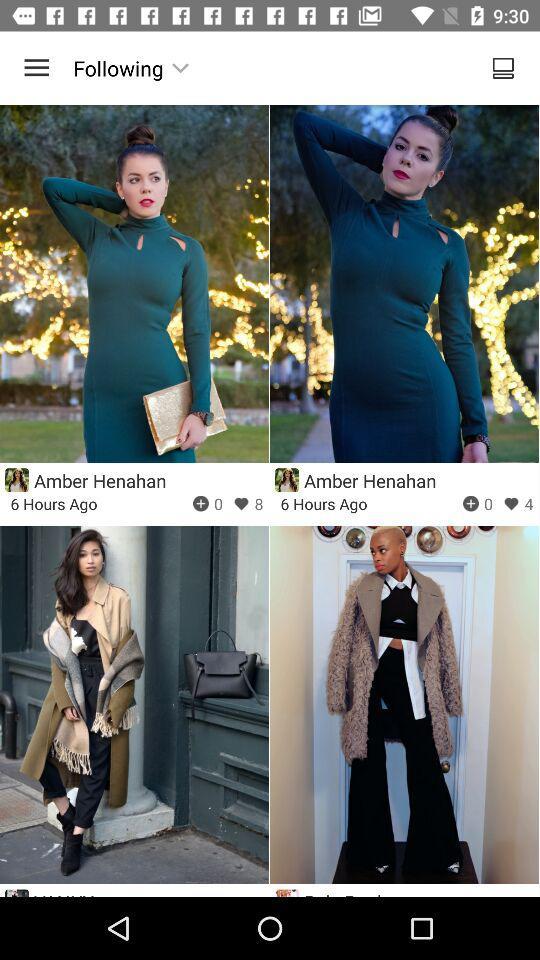  What do you see at coordinates (36, 68) in the screenshot?
I see `the icon to the left of following` at bounding box center [36, 68].